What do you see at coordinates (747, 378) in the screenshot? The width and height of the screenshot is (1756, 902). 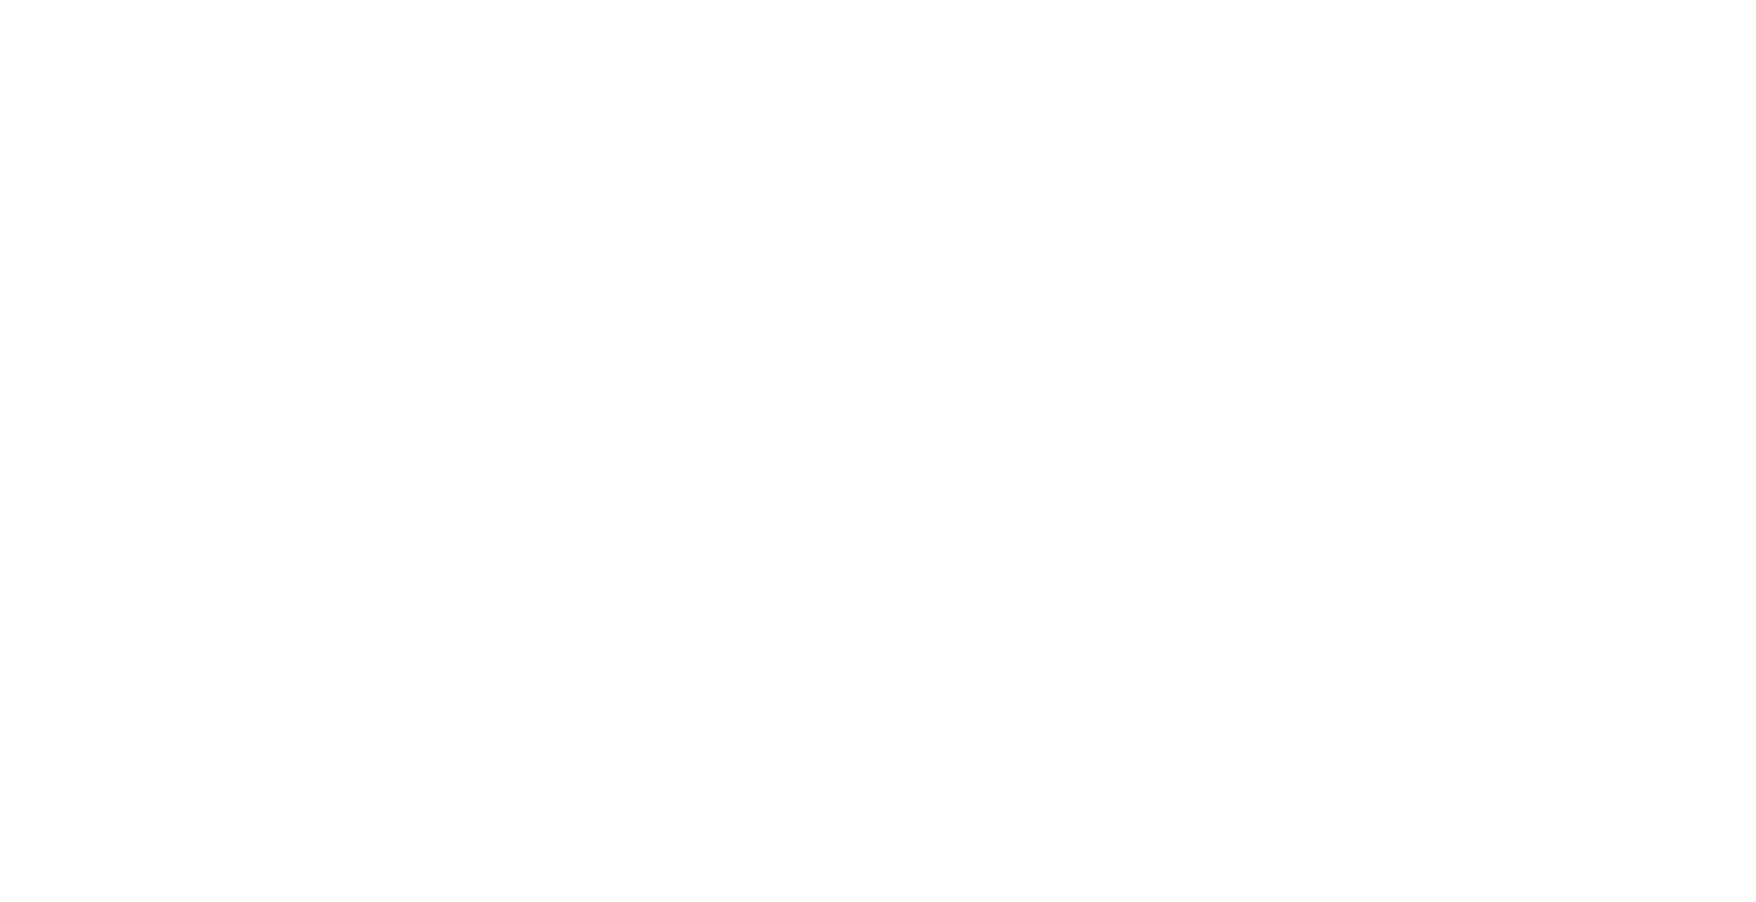 I see `'$39.95'` at bounding box center [747, 378].